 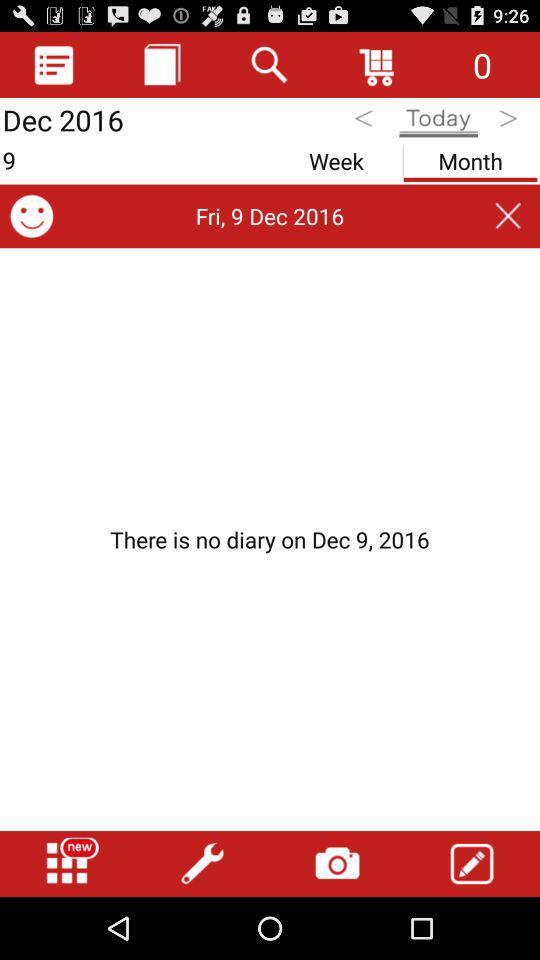 I want to click on the icon to the left of the fri 9 dec item, so click(x=30, y=216).